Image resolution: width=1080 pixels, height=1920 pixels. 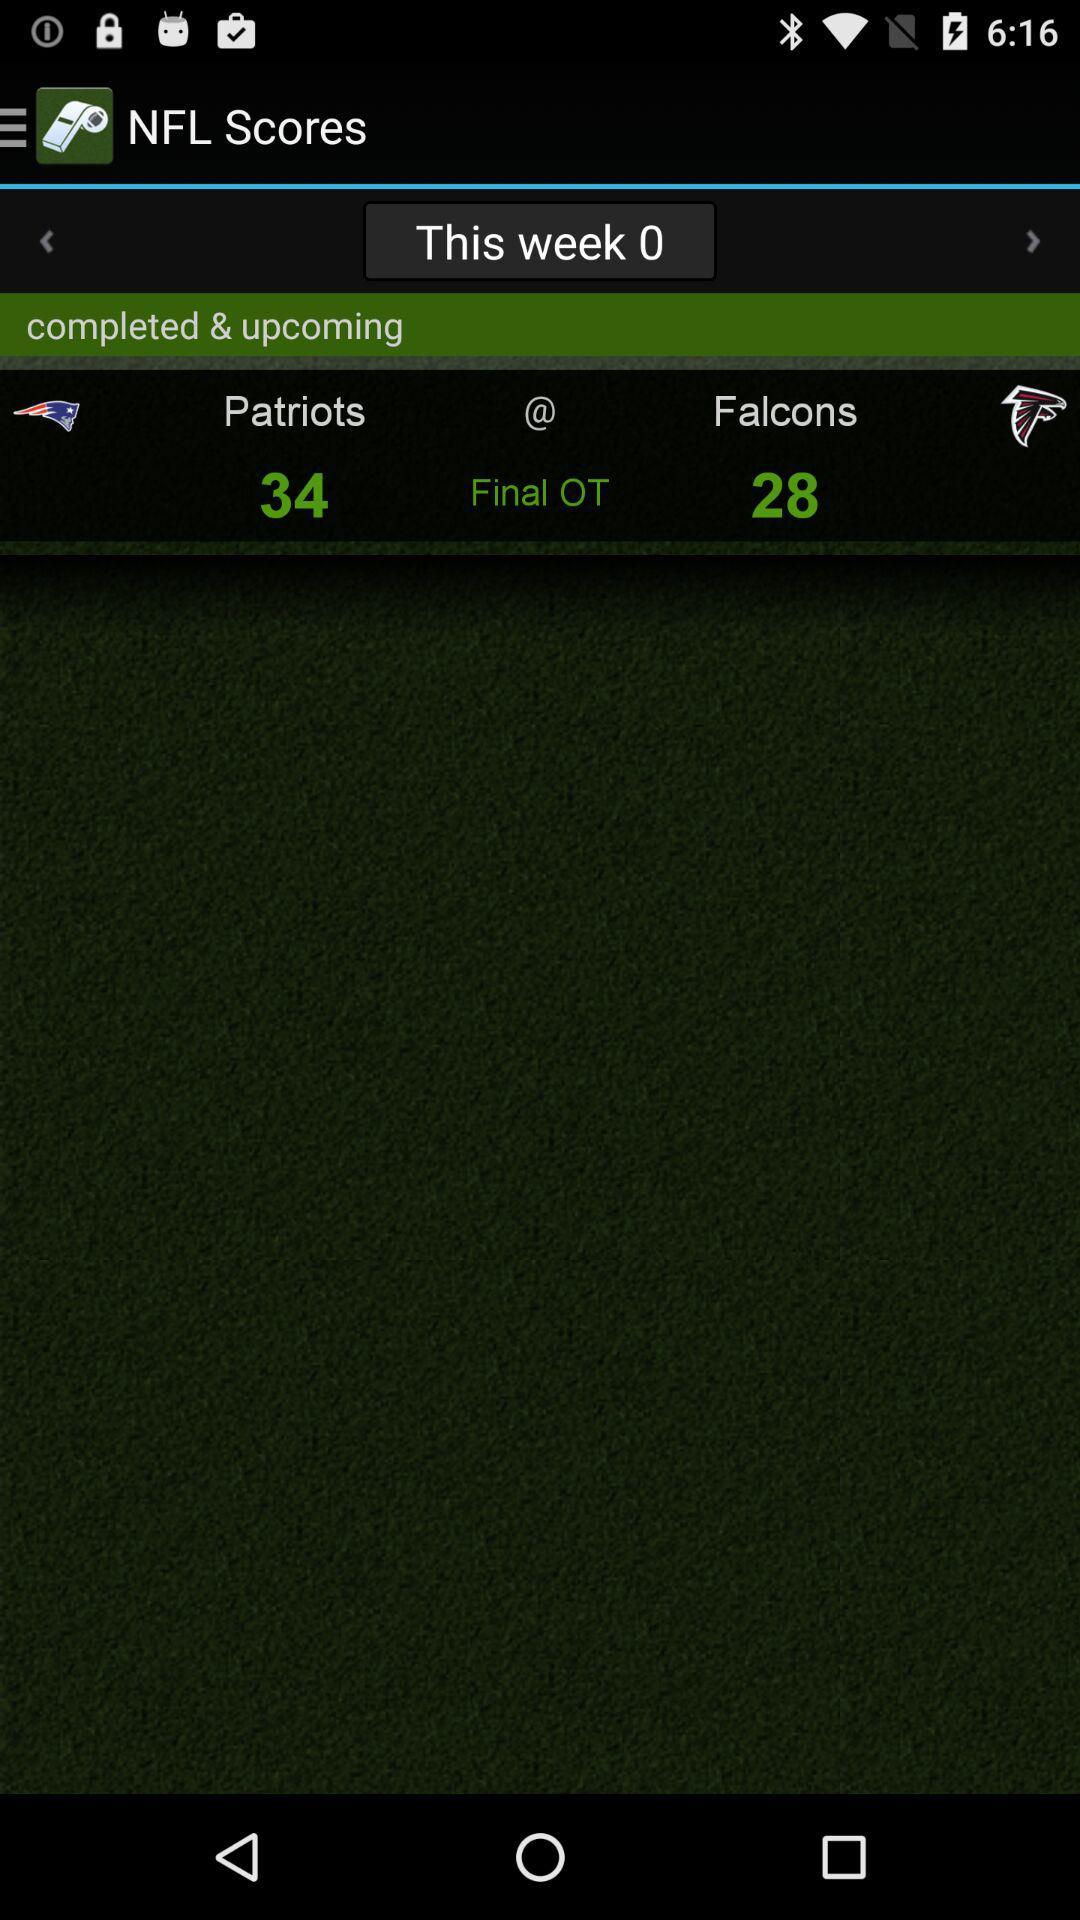 What do you see at coordinates (45, 240) in the screenshot?
I see `app above completed & upcoming` at bounding box center [45, 240].